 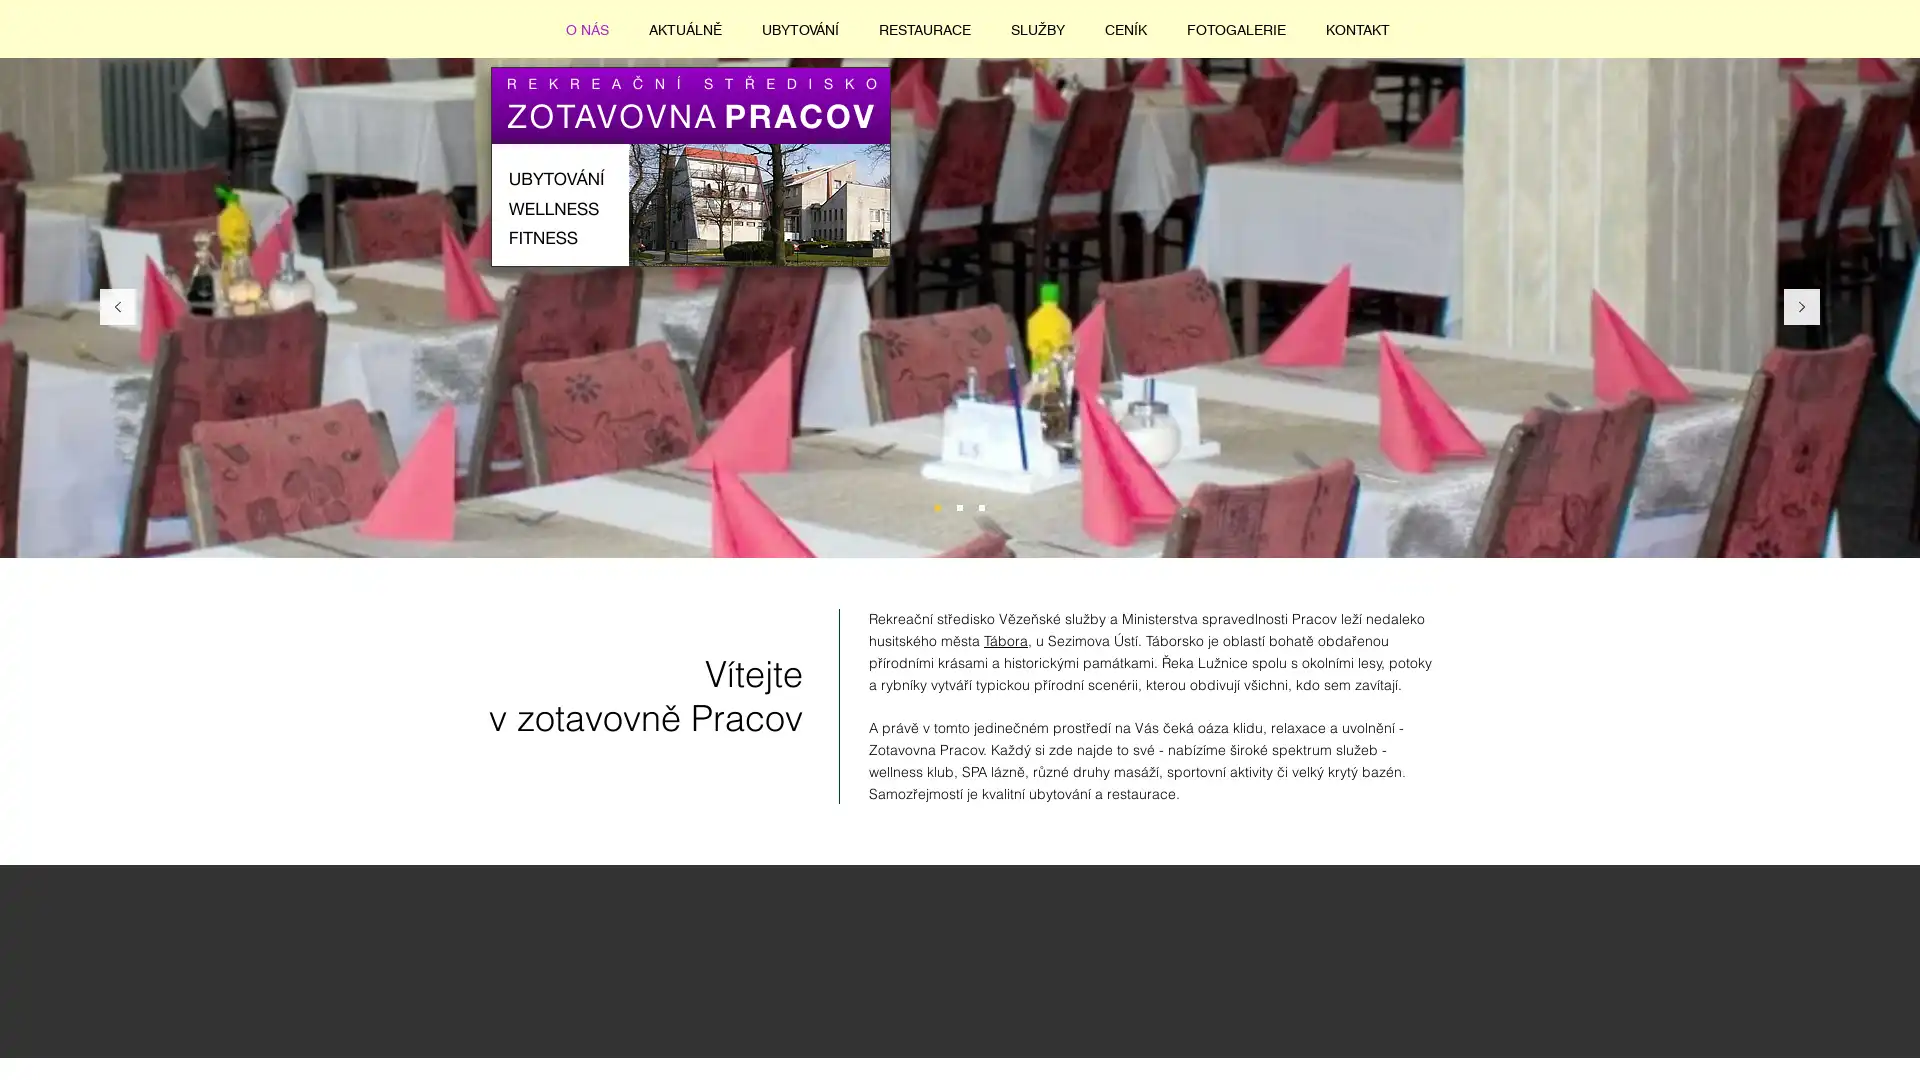 What do you see at coordinates (117, 307) in the screenshot?
I see `Predchozi` at bounding box center [117, 307].